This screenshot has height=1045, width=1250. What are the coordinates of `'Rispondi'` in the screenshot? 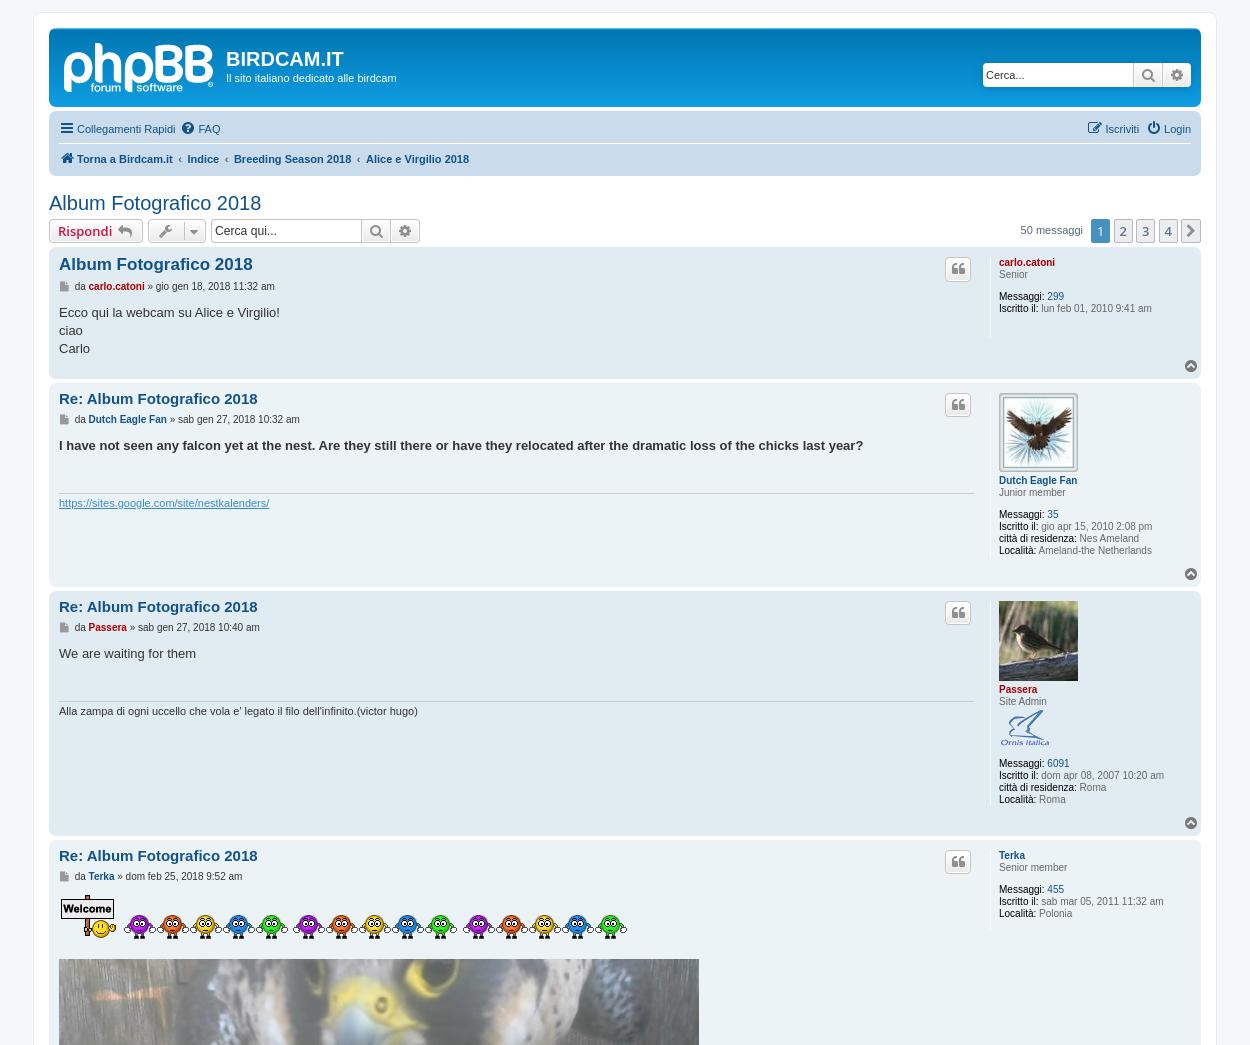 It's located at (84, 231).